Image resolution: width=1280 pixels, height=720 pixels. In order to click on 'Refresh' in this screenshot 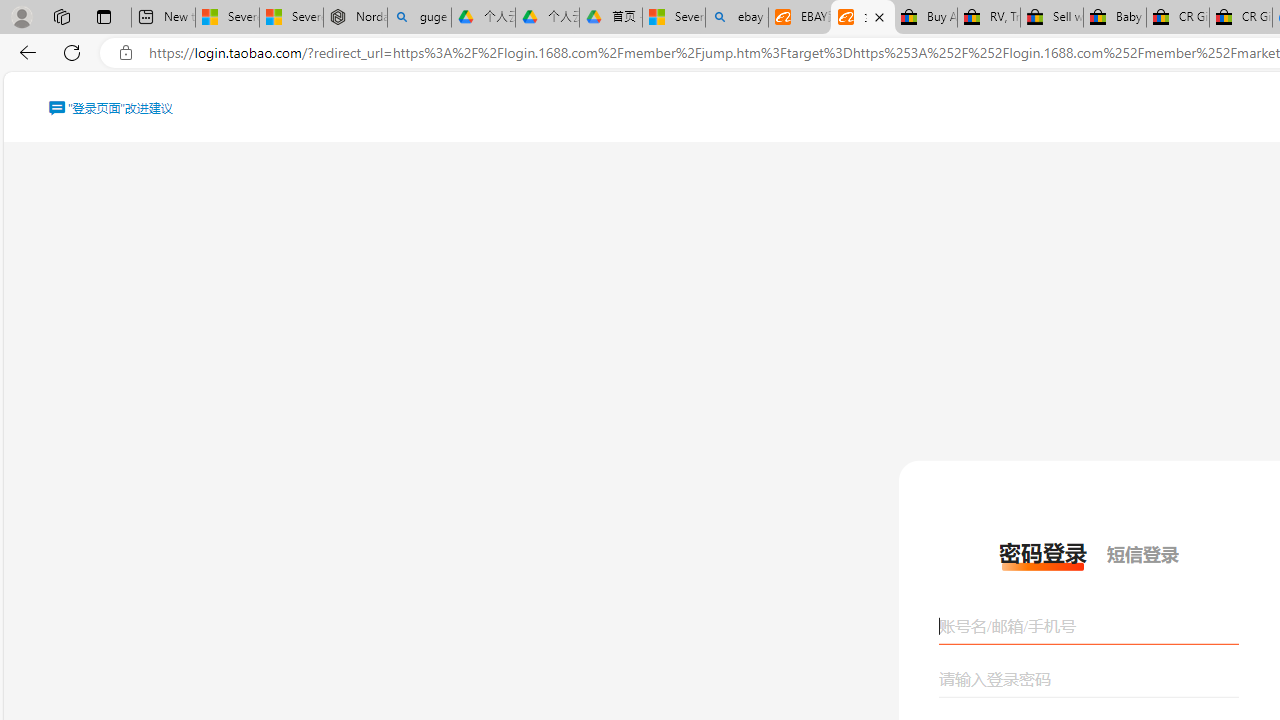, I will do `click(72, 51)`.